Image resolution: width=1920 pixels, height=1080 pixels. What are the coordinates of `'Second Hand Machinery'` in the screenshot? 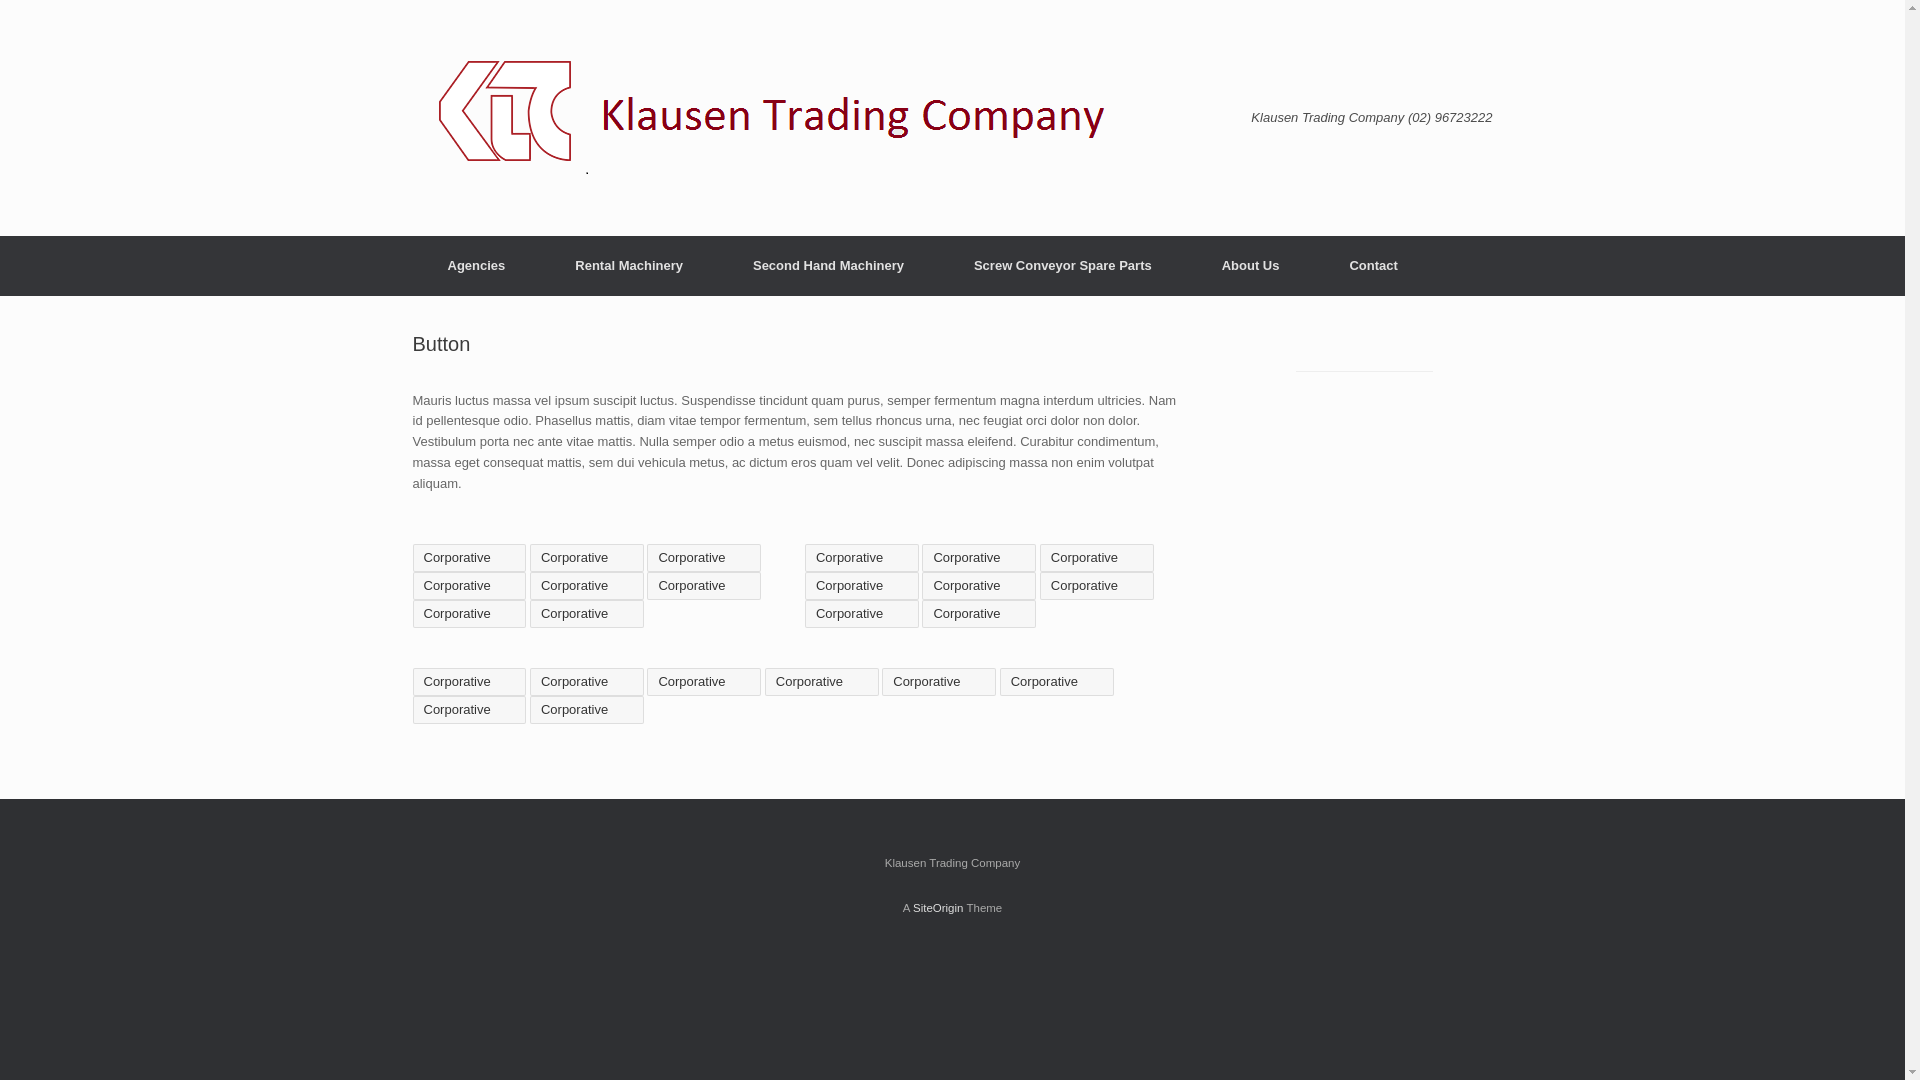 It's located at (828, 265).